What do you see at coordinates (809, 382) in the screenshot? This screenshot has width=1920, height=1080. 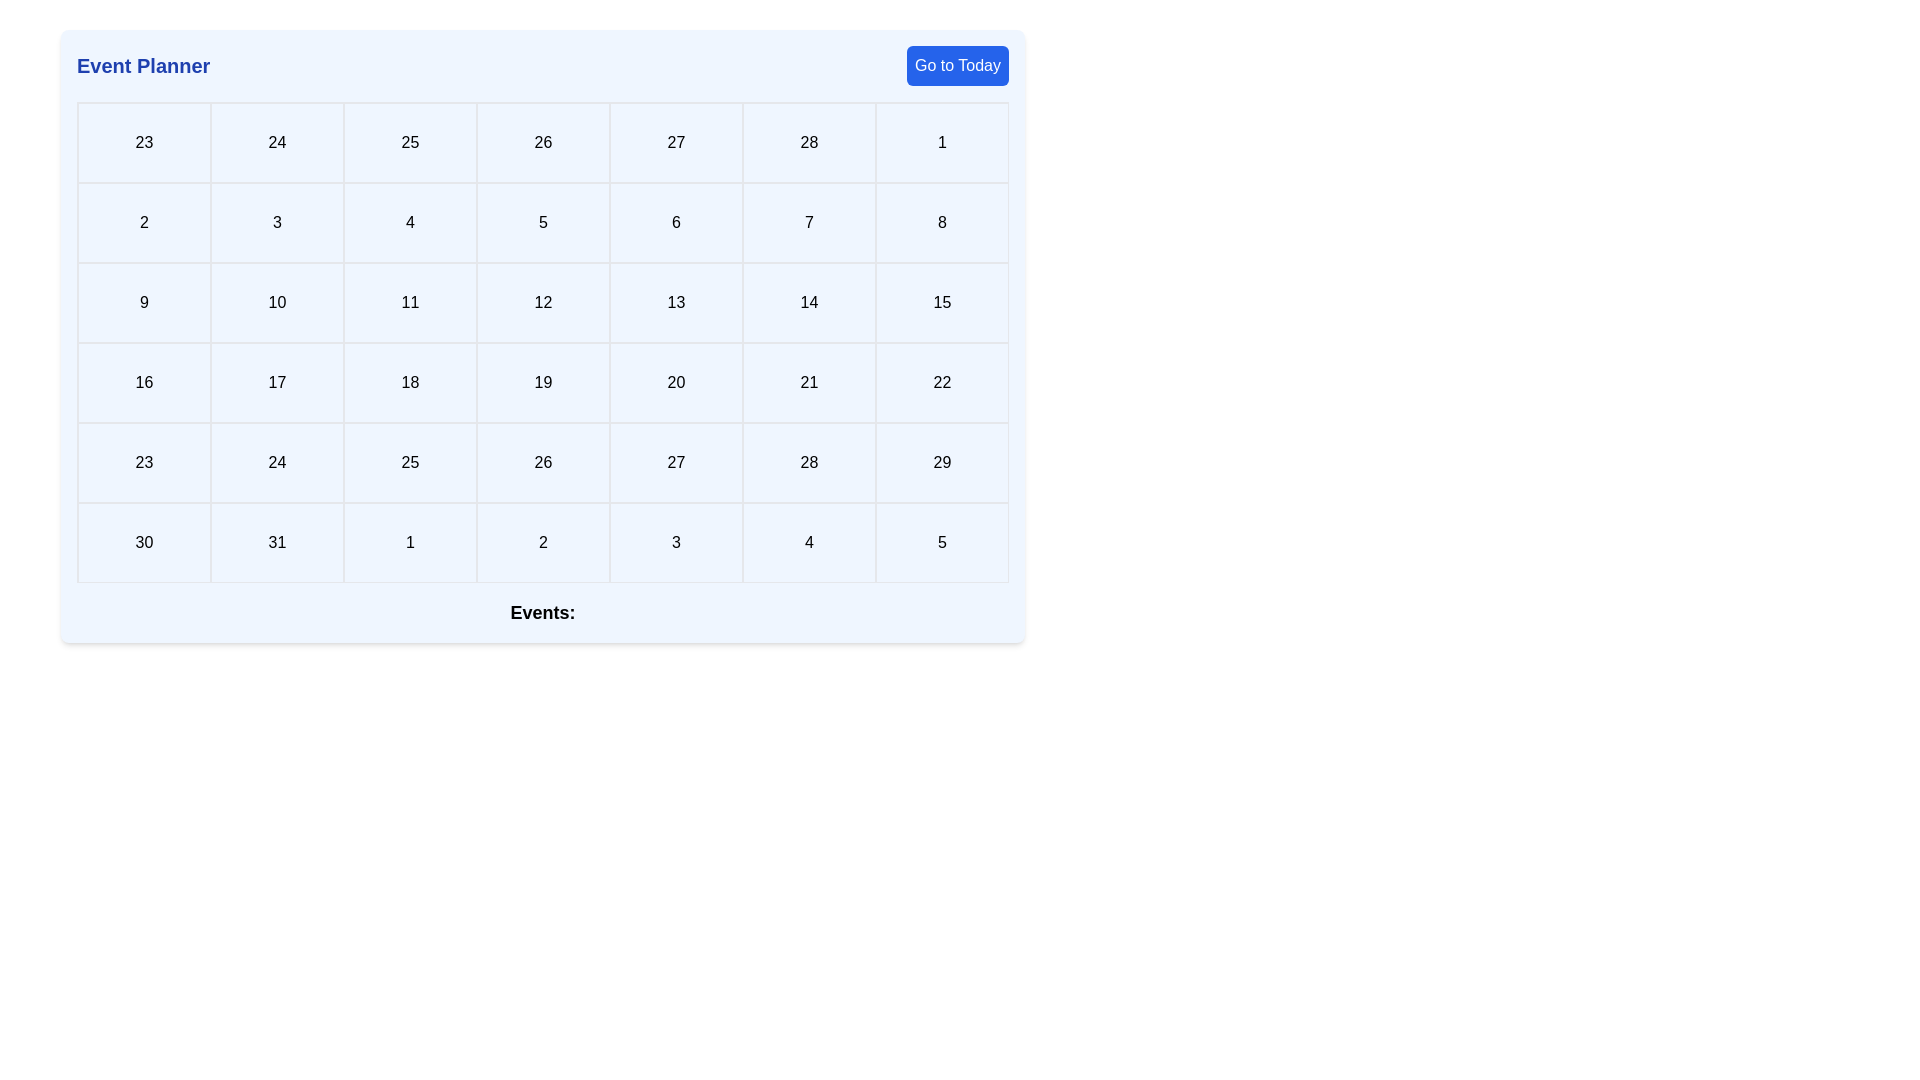 I see `the calendar day cell with the text '21' in the 6th column of the 4th row under the 'Event Planner' label` at bounding box center [809, 382].